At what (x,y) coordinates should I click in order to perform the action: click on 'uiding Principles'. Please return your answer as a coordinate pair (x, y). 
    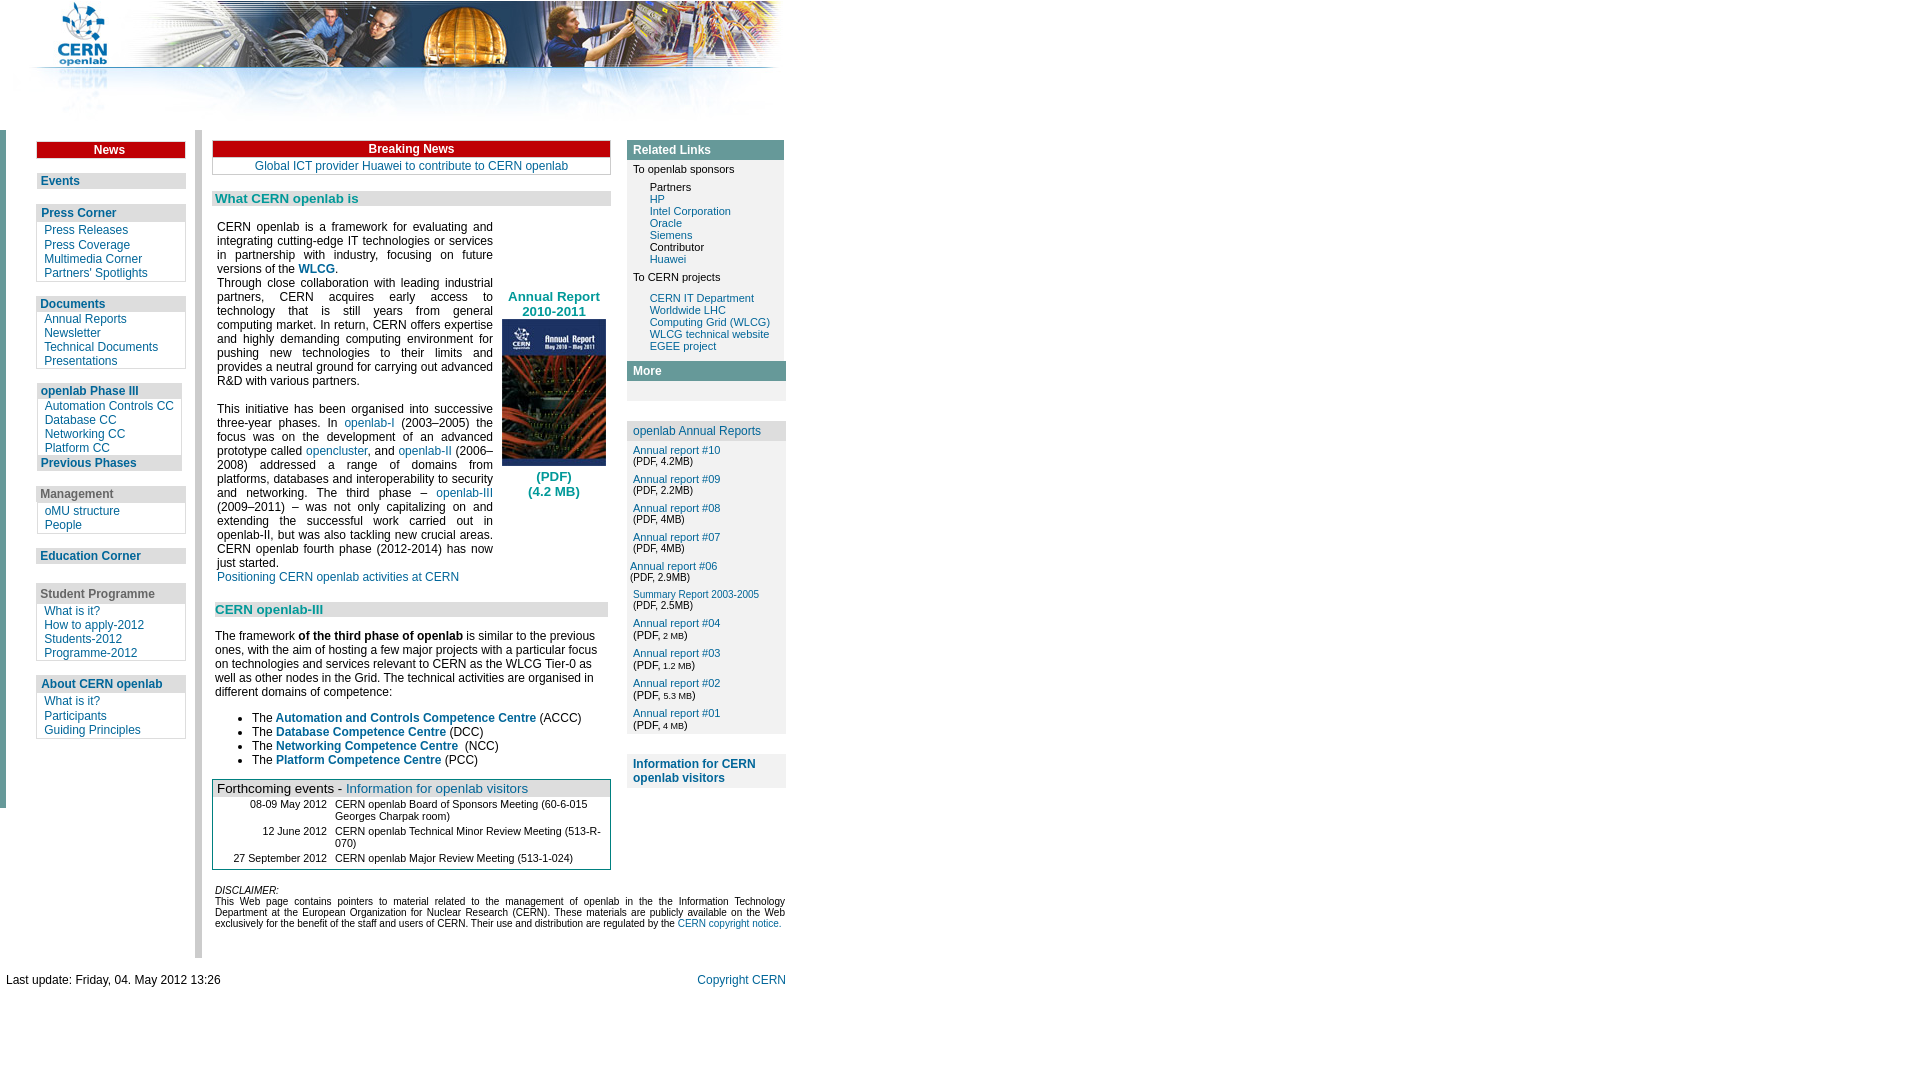
    Looking at the image, I should click on (95, 729).